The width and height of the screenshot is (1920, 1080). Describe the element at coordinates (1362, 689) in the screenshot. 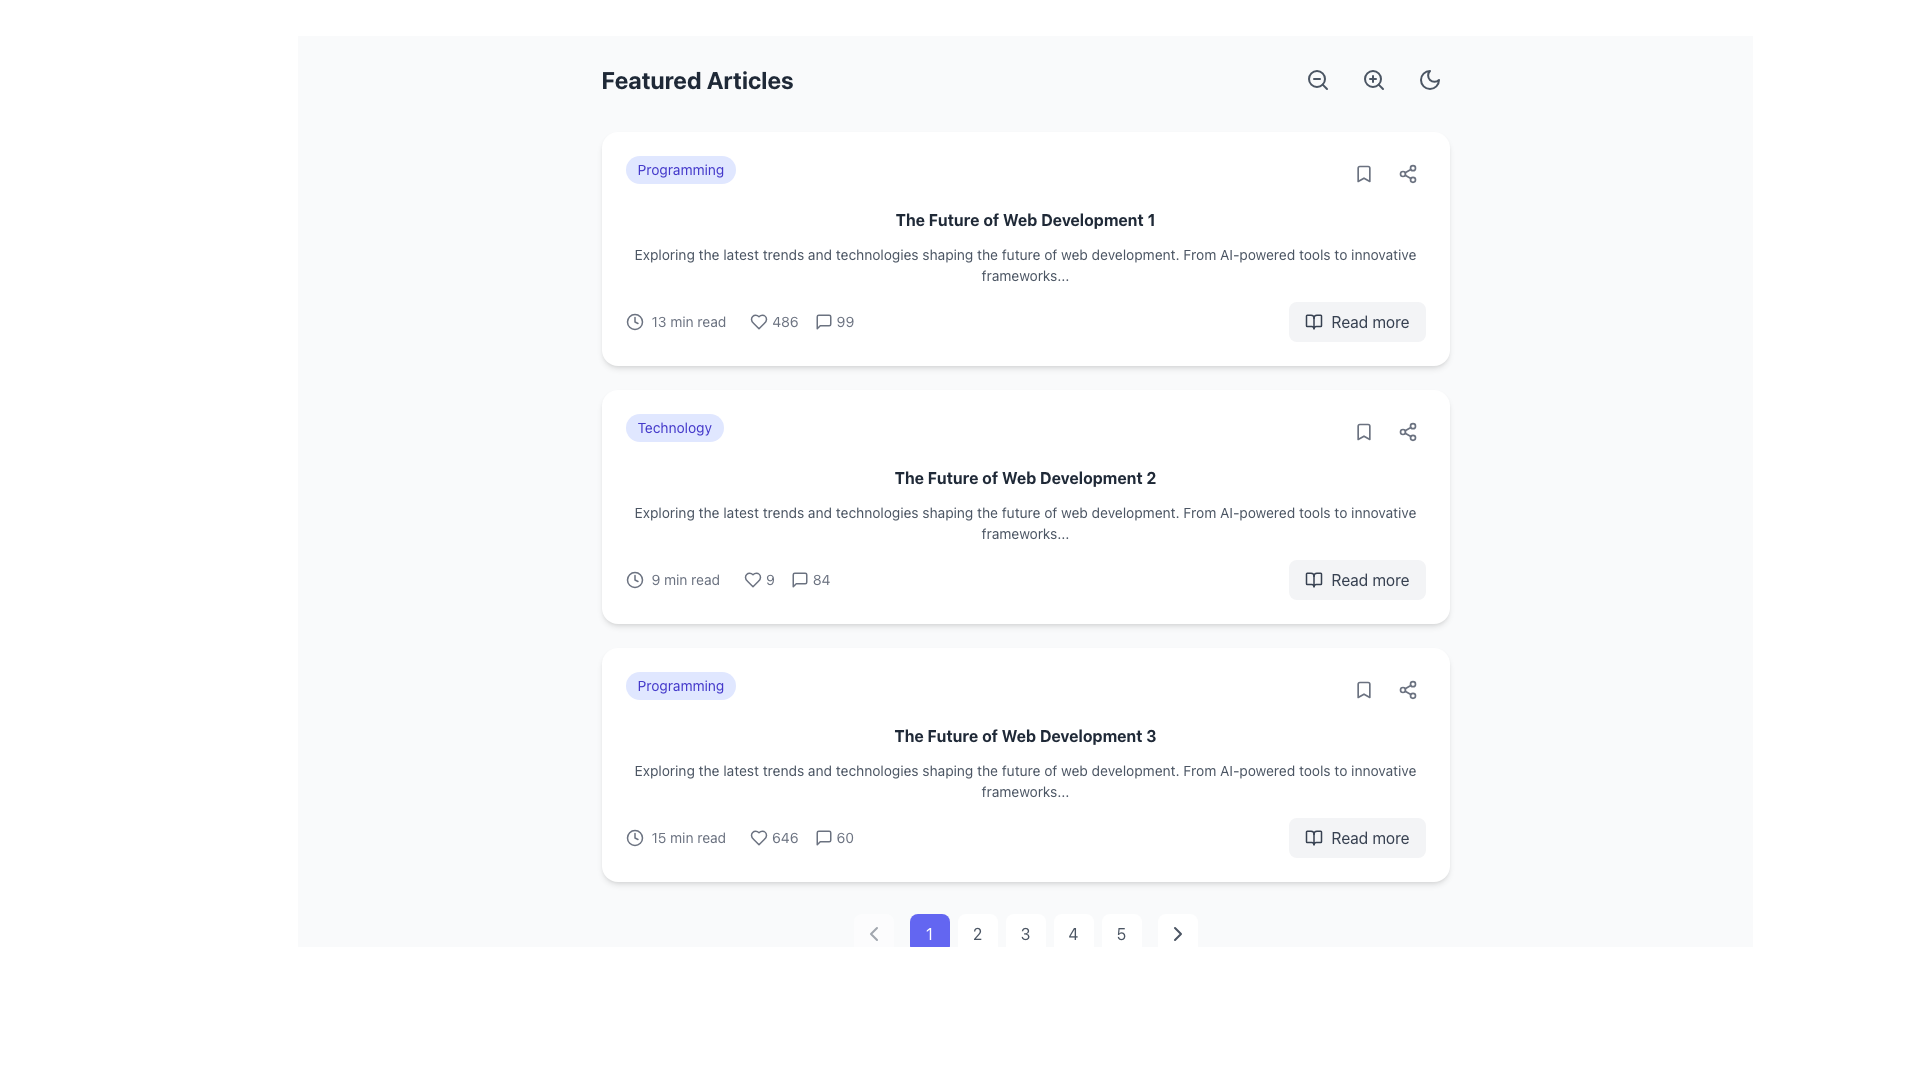

I see `the bookmark button located within the third article card from the top, positioned to the right of the article title and description, for keyboard navigation` at that location.